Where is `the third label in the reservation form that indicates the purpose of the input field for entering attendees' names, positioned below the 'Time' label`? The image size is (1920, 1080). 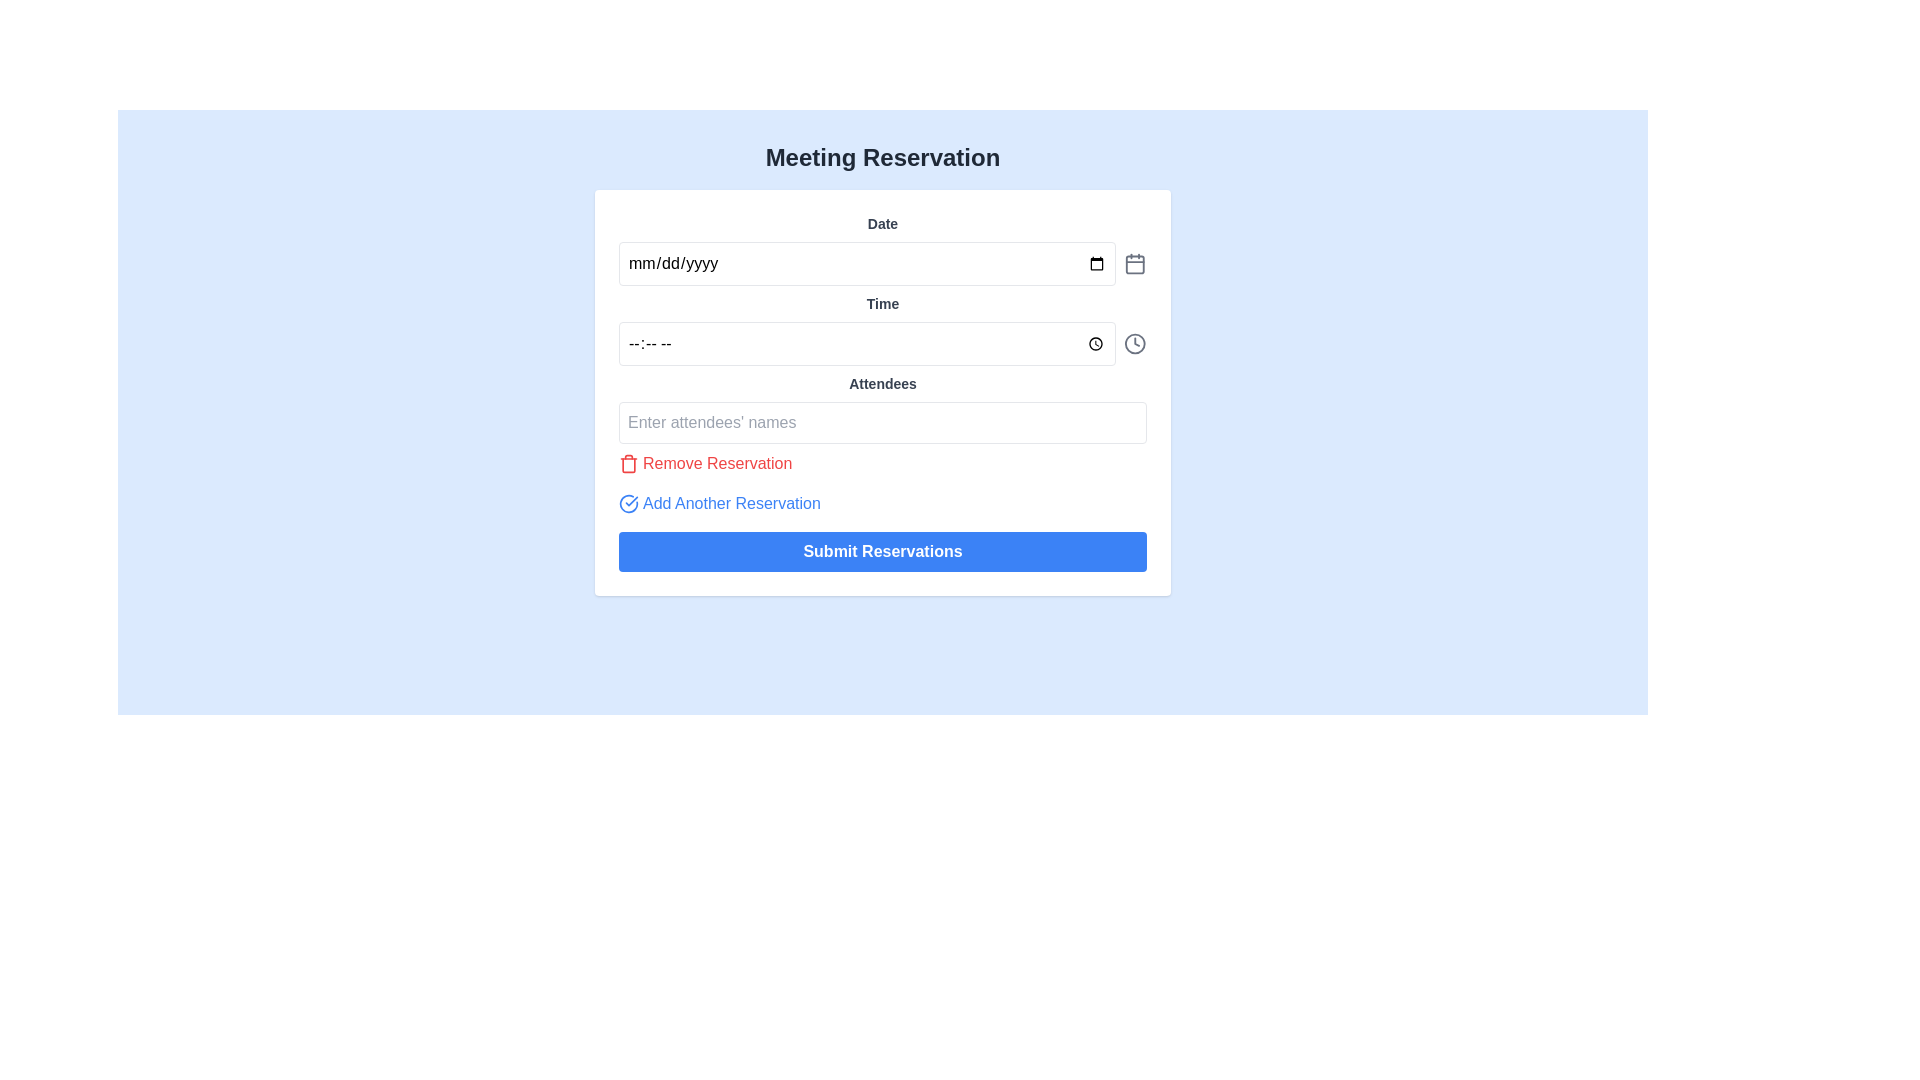
the third label in the reservation form that indicates the purpose of the input field for entering attendees' names, positioned below the 'Time' label is located at coordinates (882, 384).